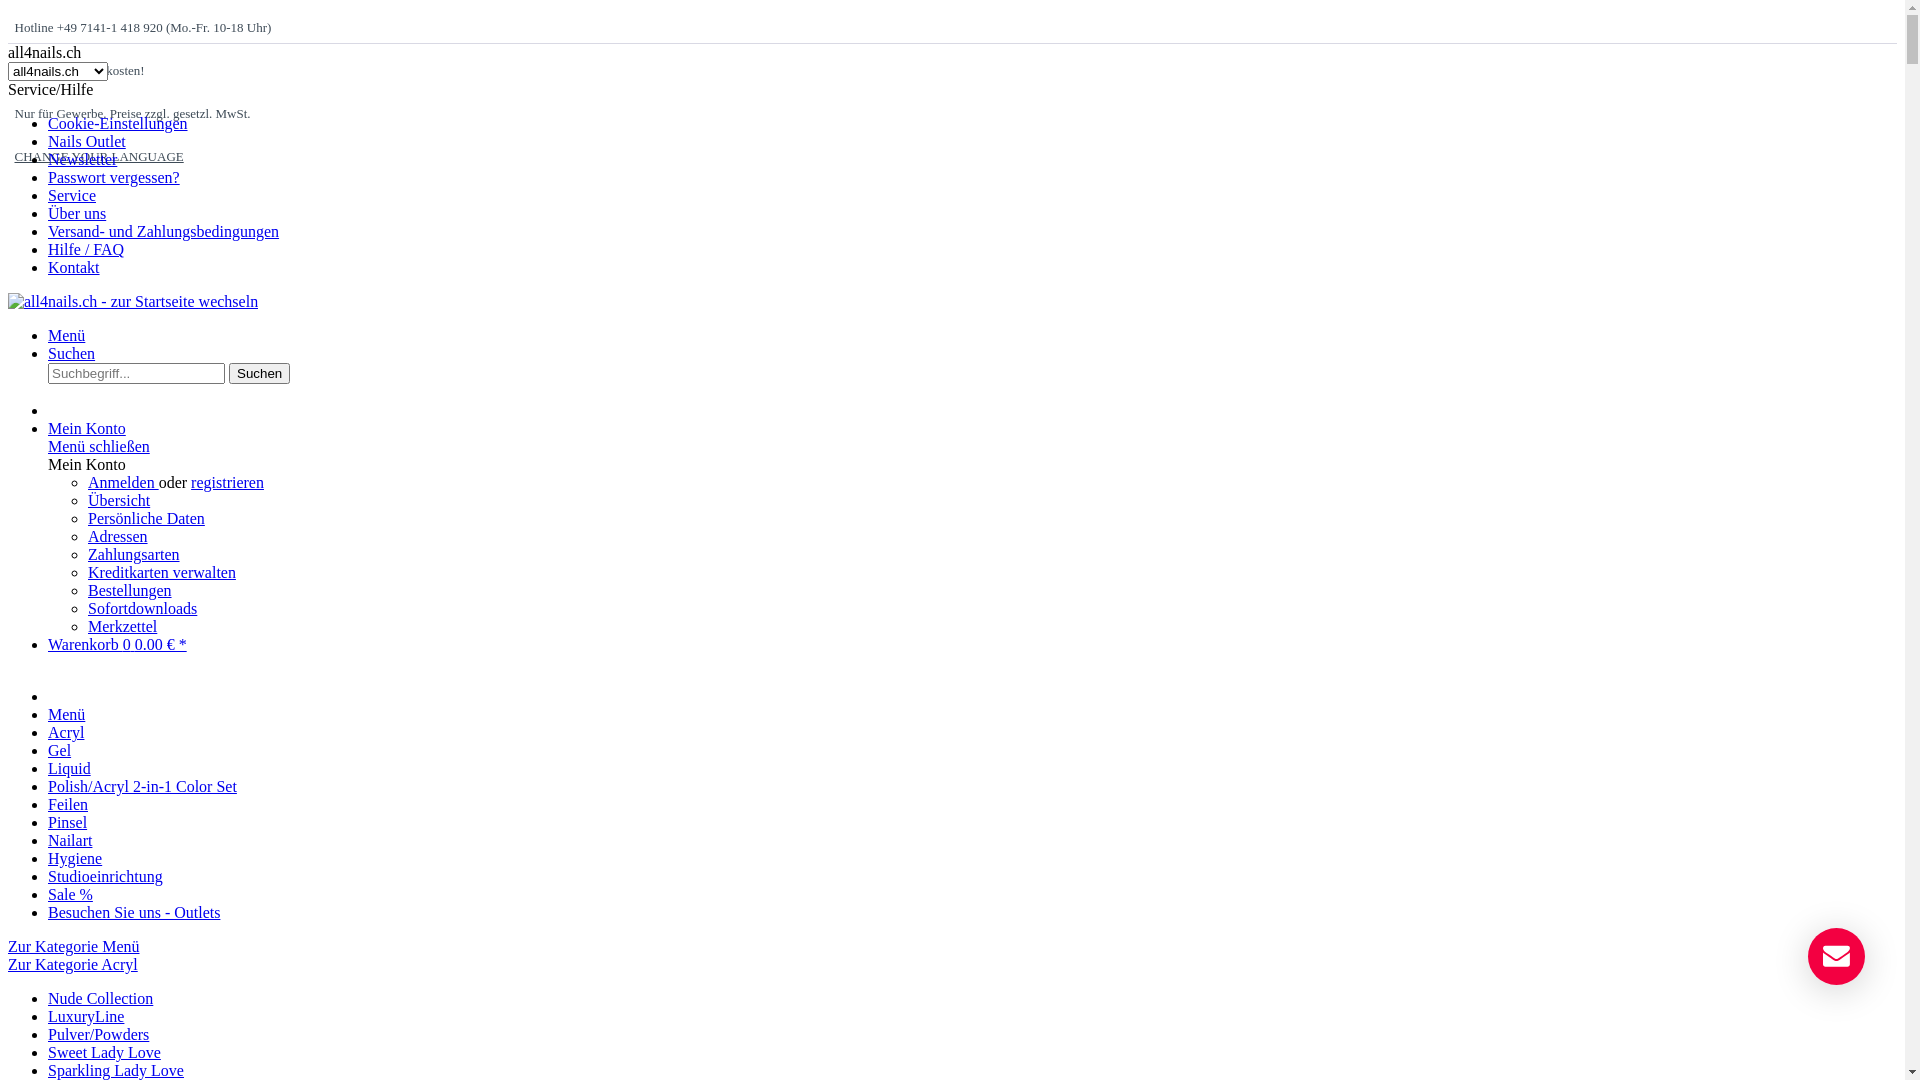  Describe the element at coordinates (66, 732) in the screenshot. I see `'Acryl'` at that location.